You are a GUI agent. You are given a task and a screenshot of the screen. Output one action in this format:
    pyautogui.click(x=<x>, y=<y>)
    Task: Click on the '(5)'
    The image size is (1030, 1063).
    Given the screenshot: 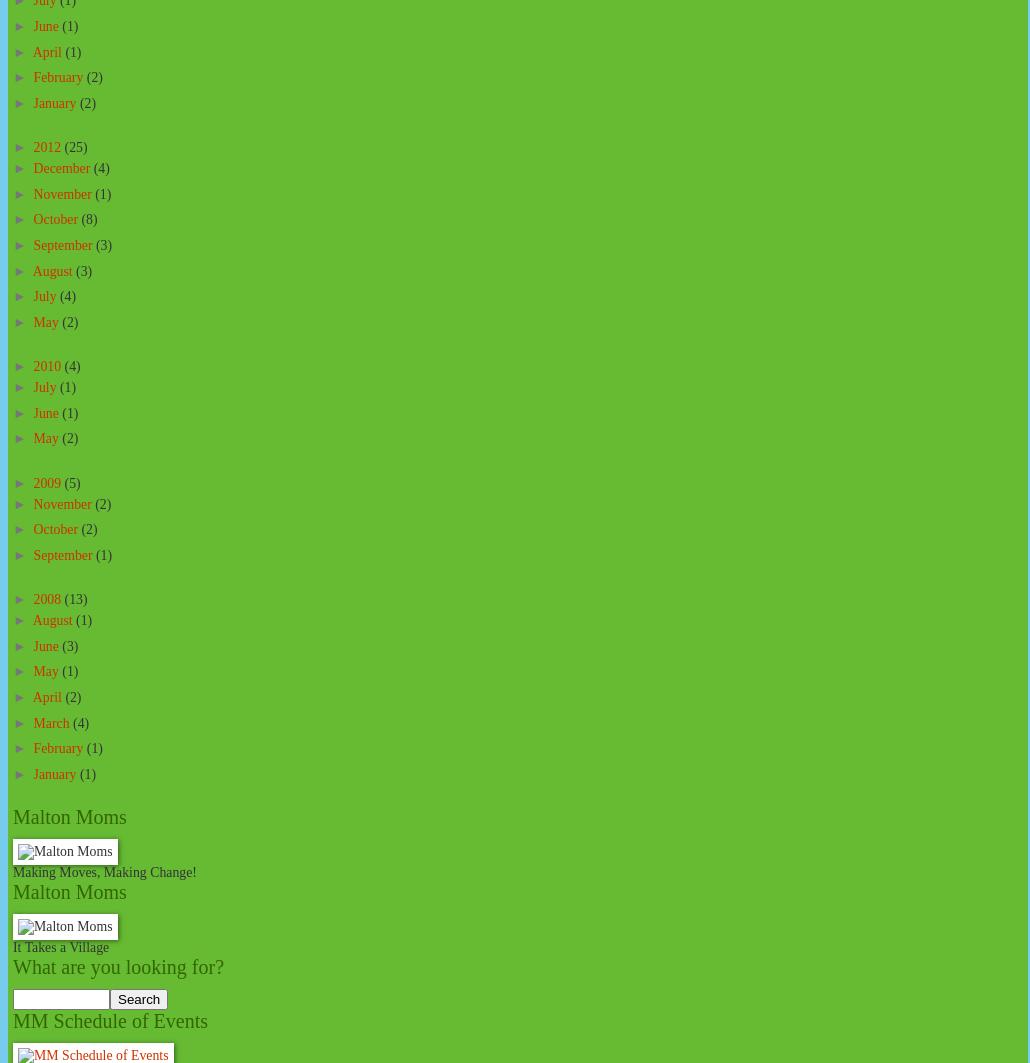 What is the action you would take?
    pyautogui.click(x=71, y=482)
    